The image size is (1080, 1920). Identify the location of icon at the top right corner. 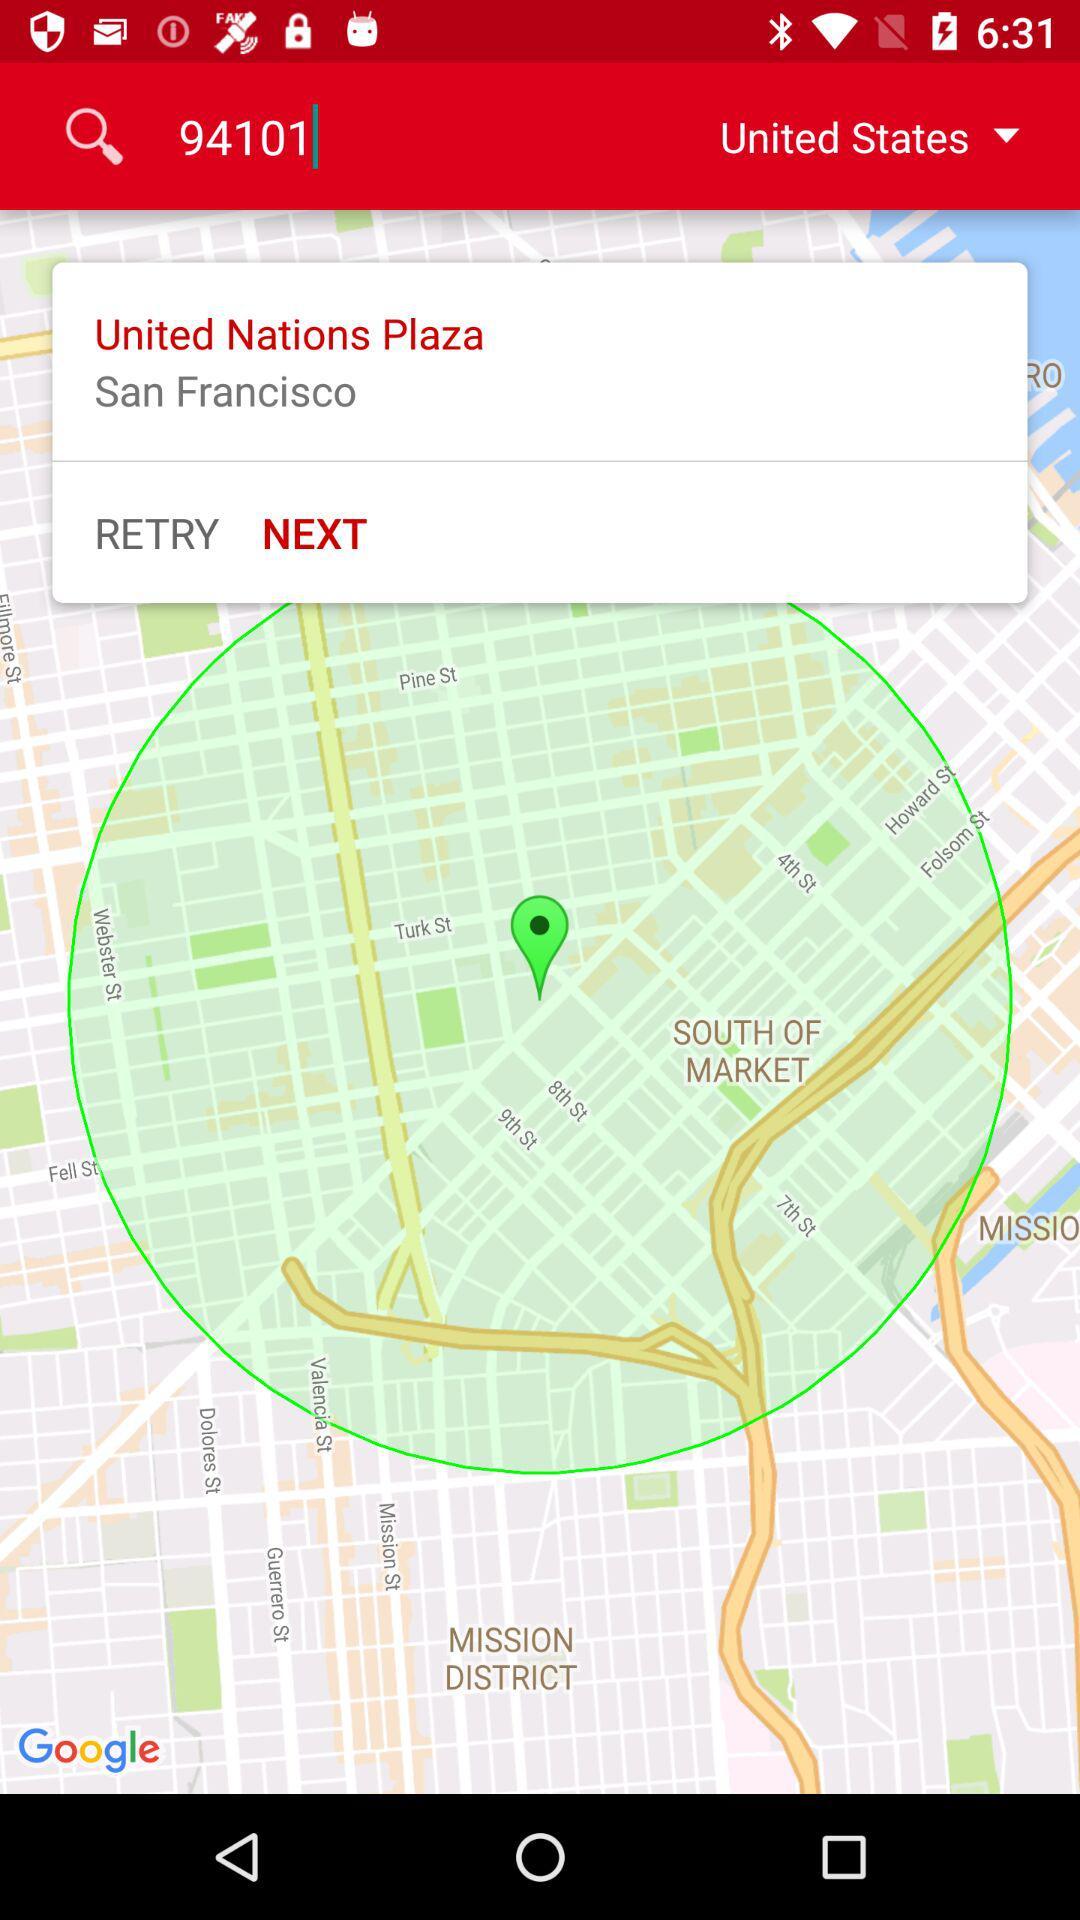
(853, 135).